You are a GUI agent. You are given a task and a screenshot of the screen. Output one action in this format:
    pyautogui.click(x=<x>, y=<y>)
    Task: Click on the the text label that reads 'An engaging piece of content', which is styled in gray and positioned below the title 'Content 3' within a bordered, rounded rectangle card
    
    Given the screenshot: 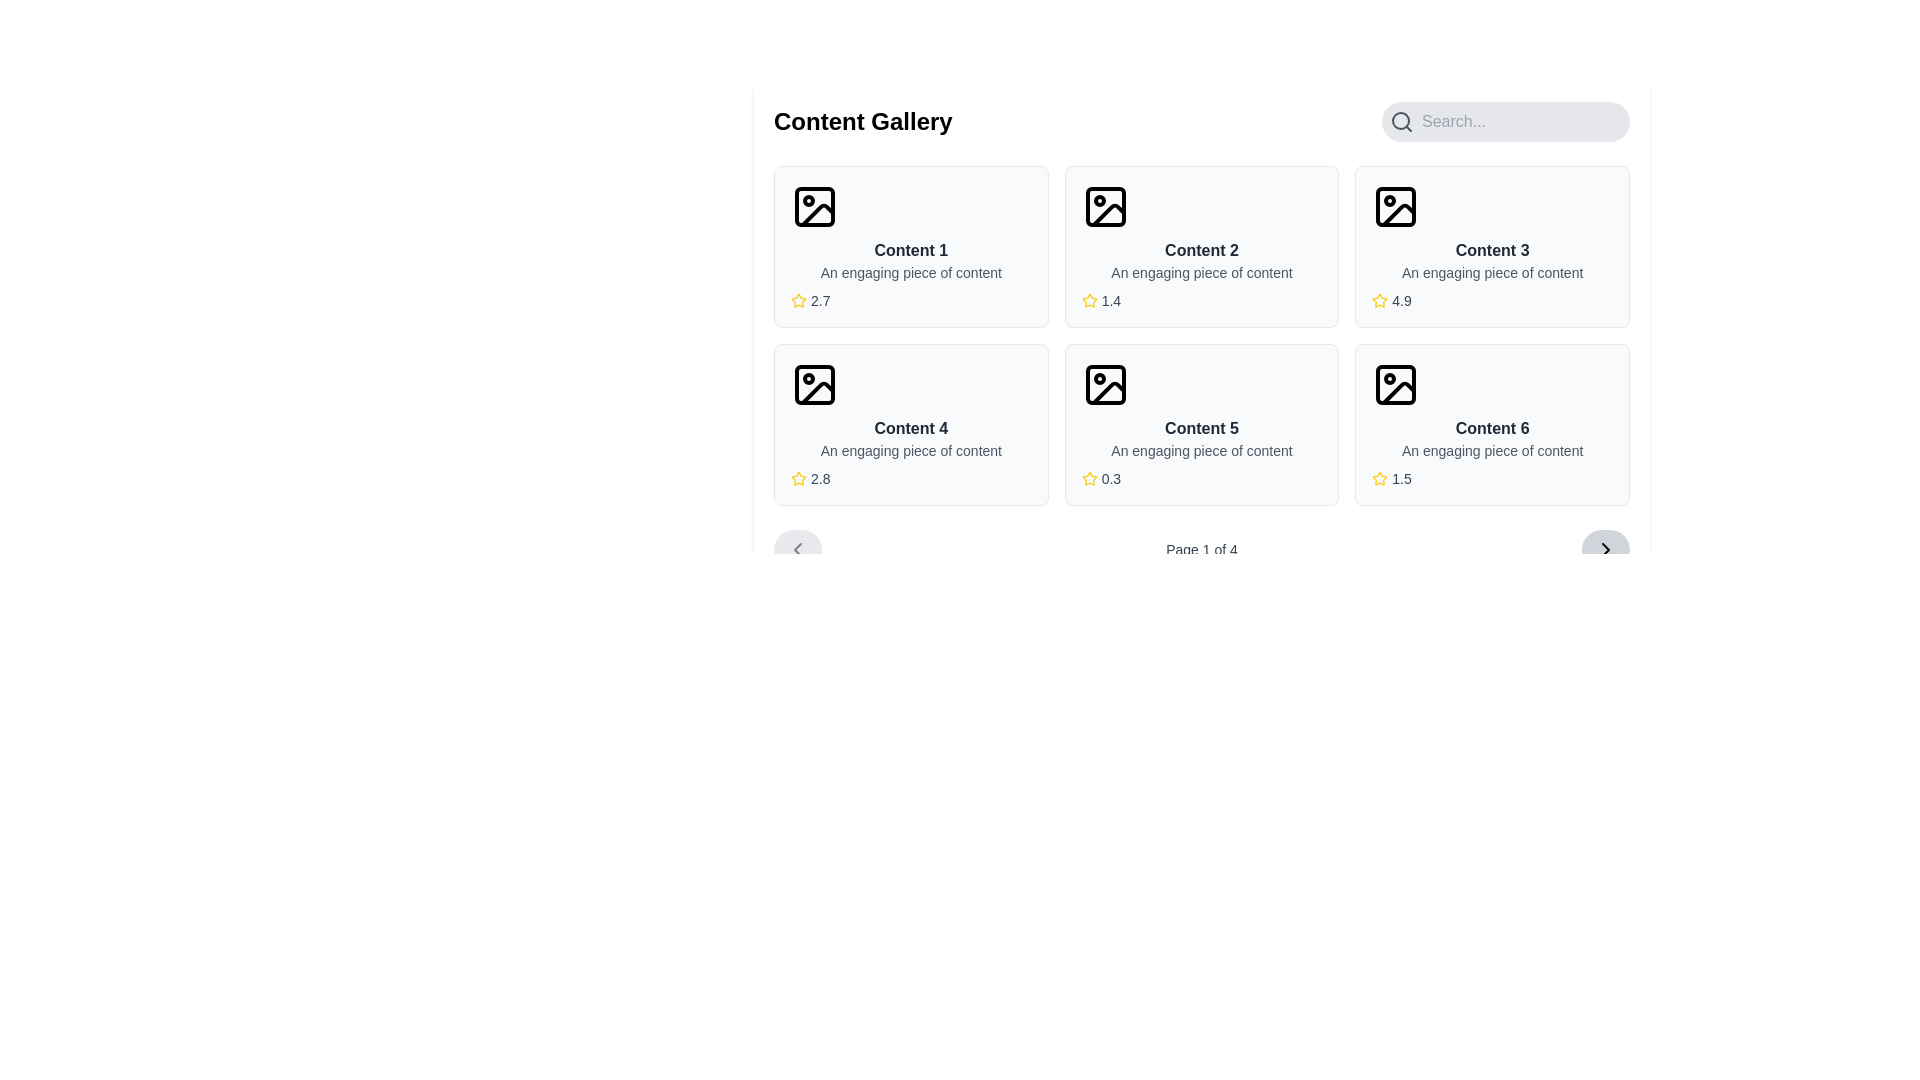 What is the action you would take?
    pyautogui.click(x=1492, y=273)
    